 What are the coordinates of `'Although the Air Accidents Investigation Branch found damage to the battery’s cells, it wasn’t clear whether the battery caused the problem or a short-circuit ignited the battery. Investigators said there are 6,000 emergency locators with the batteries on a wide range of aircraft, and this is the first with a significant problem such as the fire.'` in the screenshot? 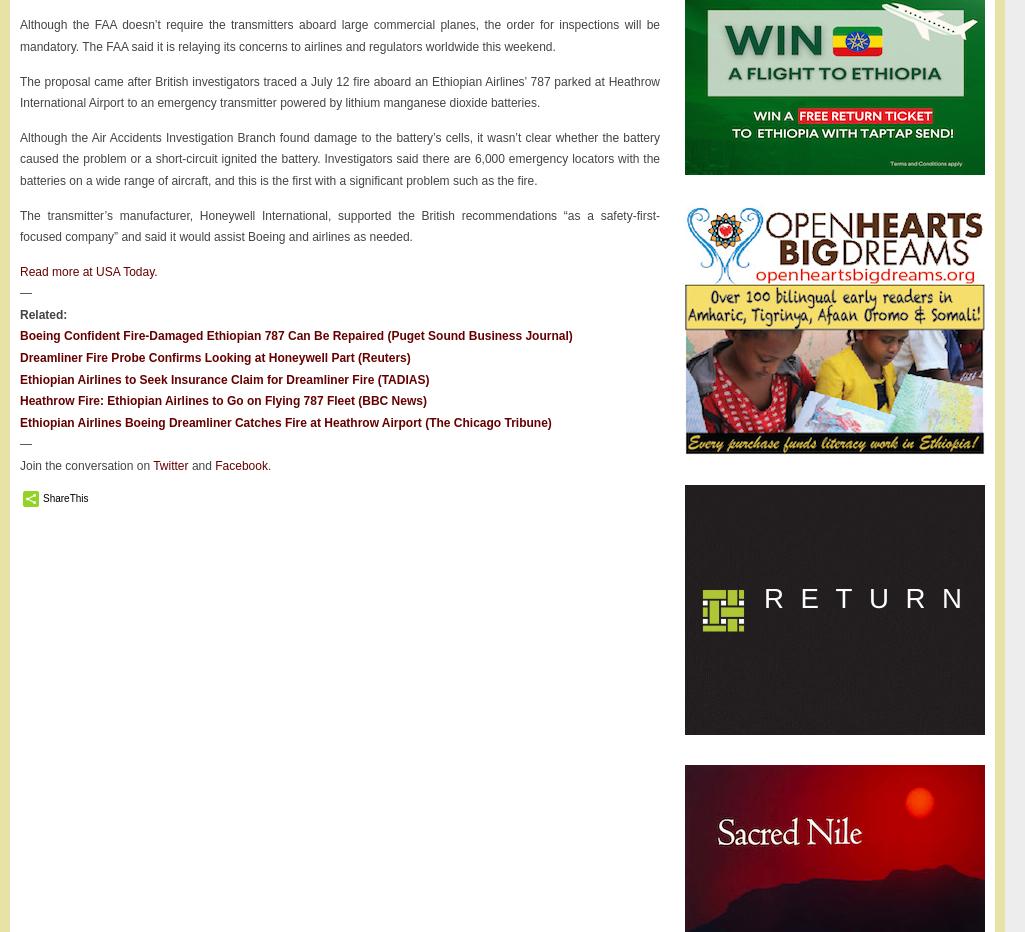 It's located at (338, 157).